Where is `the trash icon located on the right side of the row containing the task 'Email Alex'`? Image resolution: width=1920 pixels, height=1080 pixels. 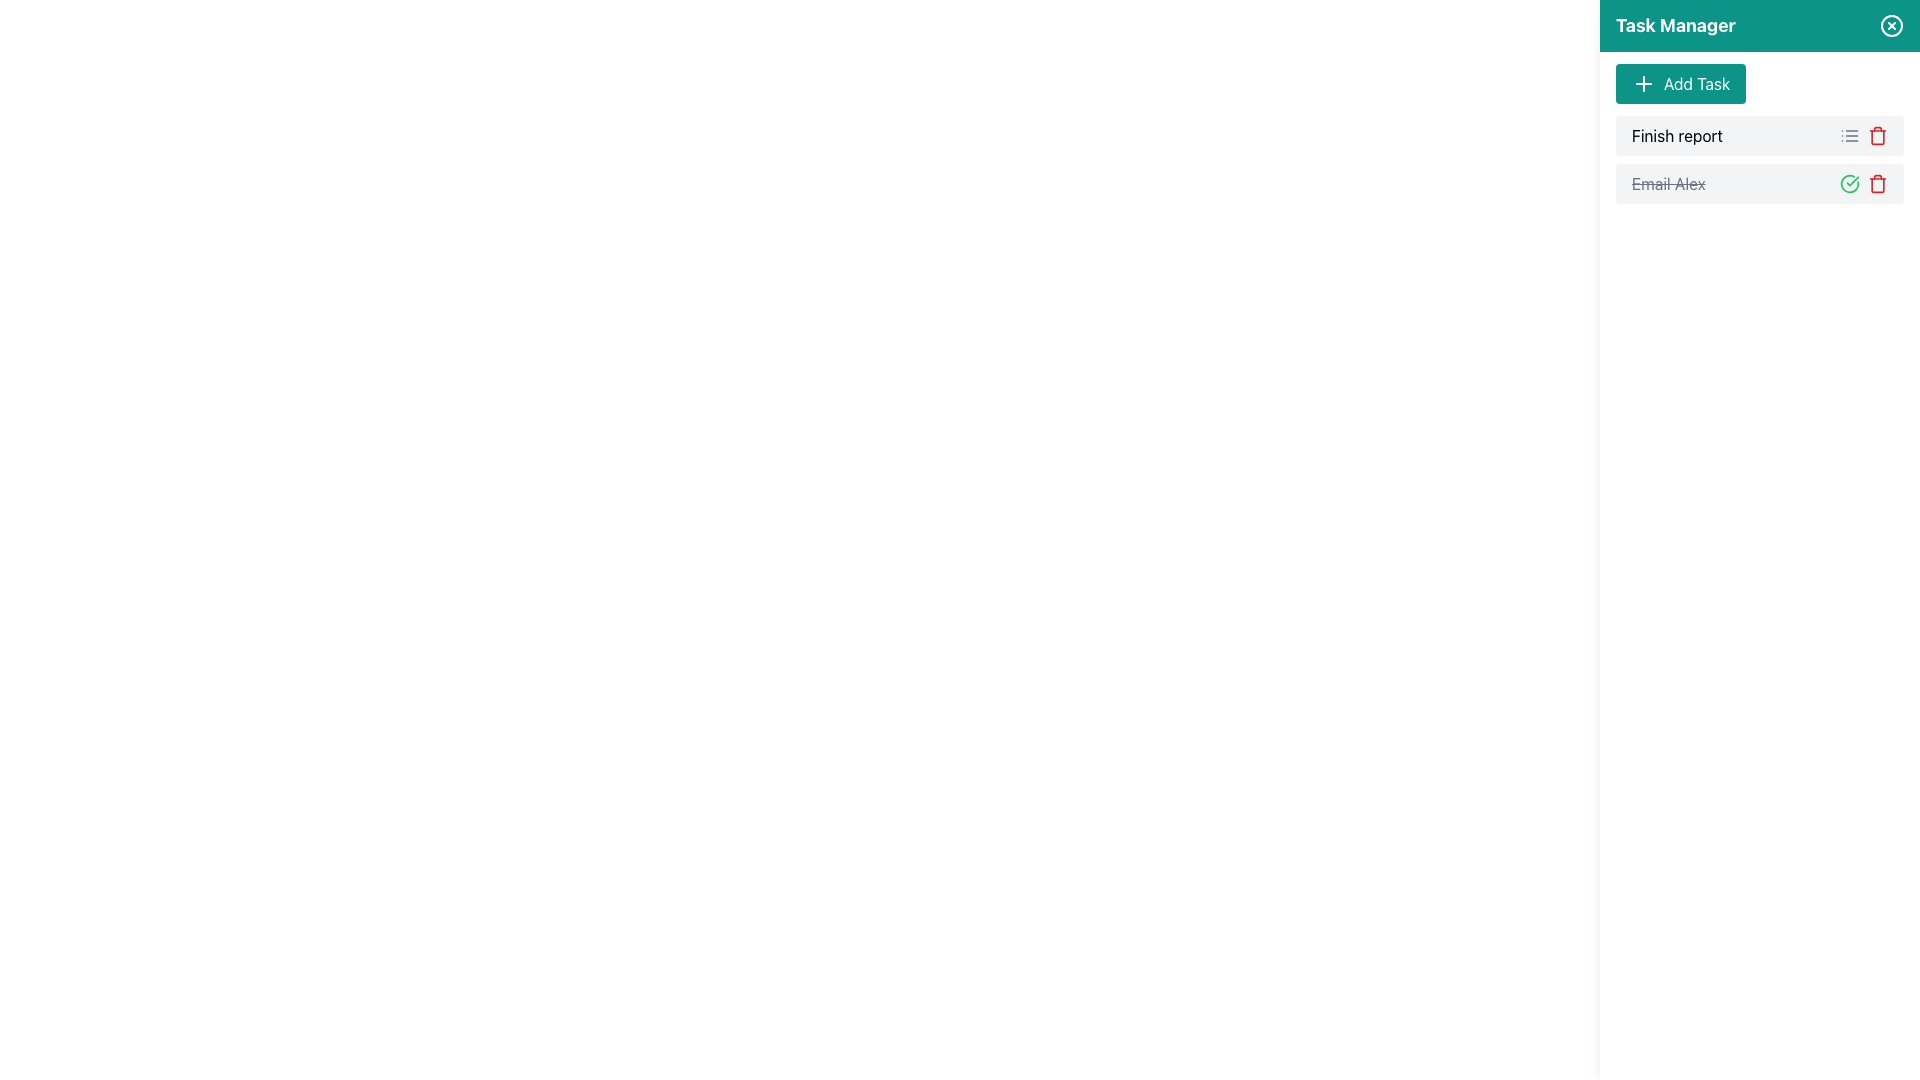
the trash icon located on the right side of the row containing the task 'Email Alex' is located at coordinates (1876, 184).